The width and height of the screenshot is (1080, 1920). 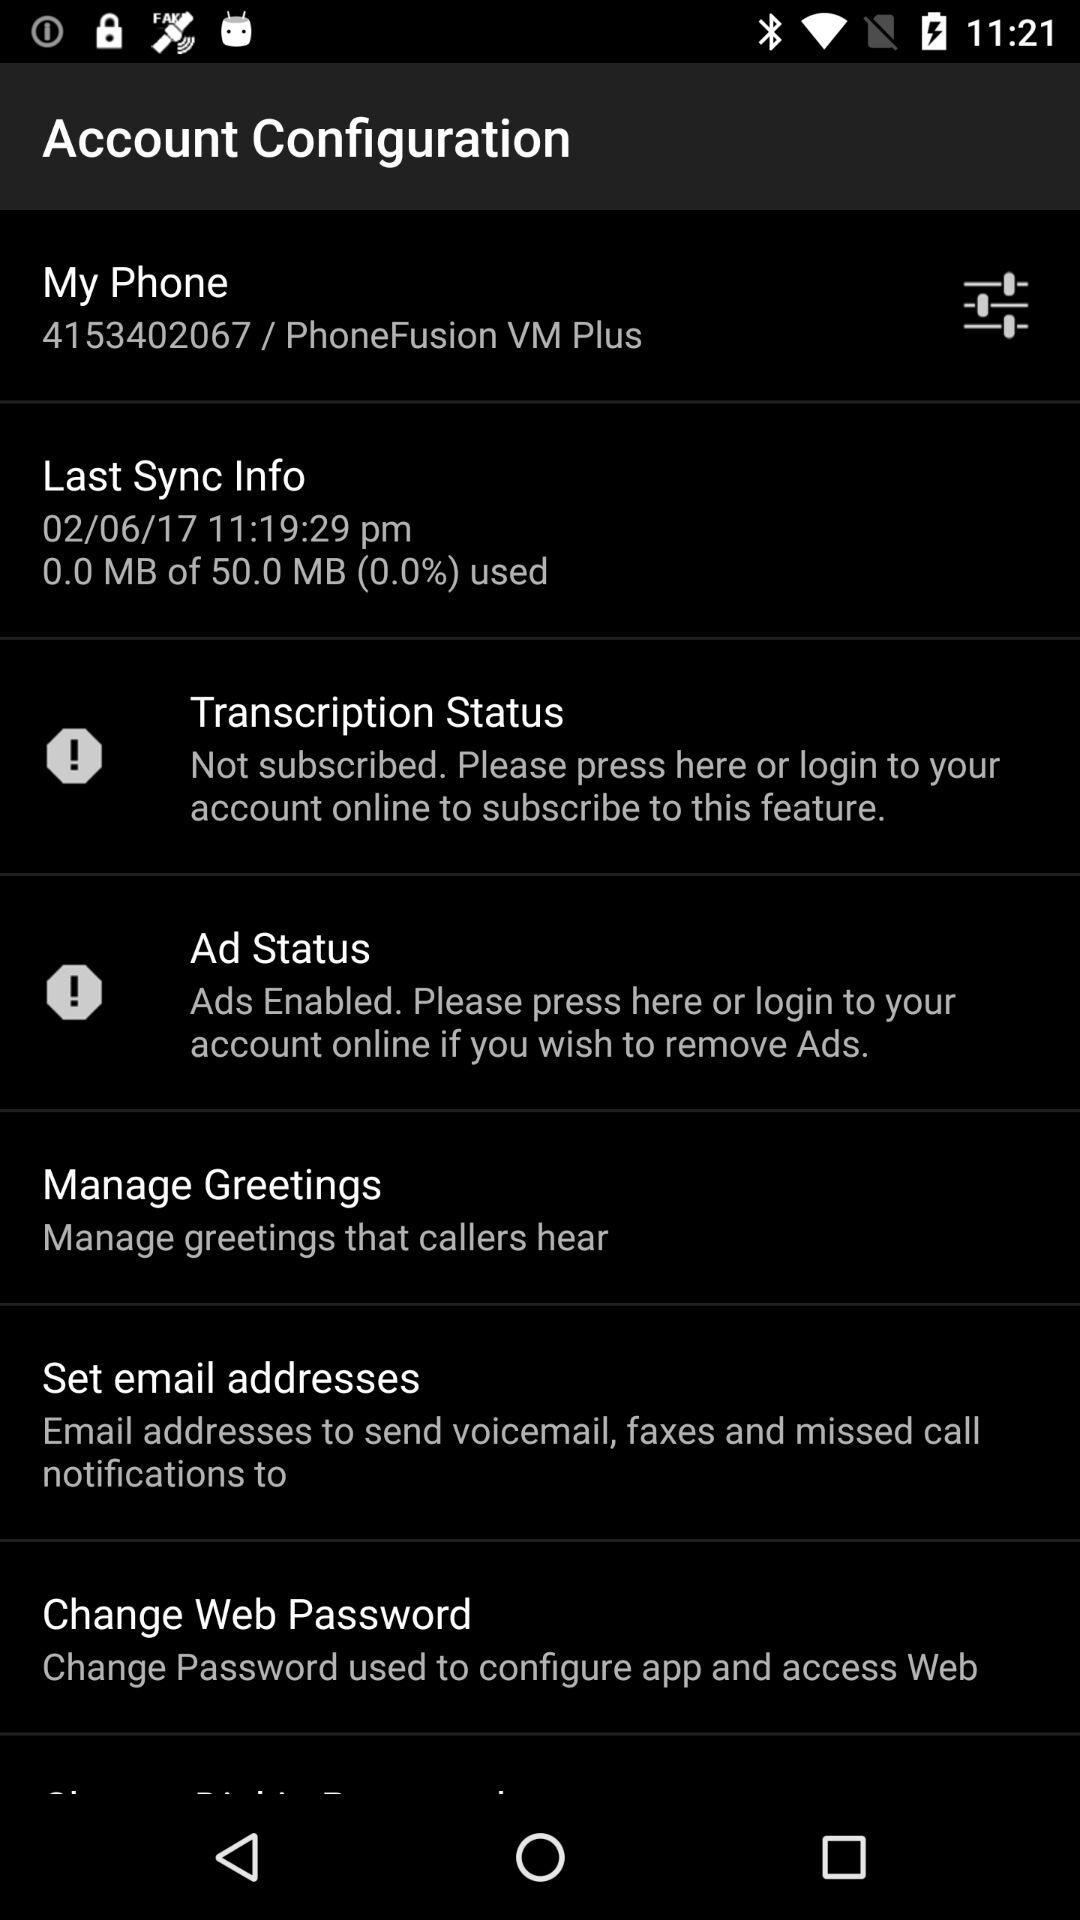 I want to click on app below 02 06 17, so click(x=377, y=710).